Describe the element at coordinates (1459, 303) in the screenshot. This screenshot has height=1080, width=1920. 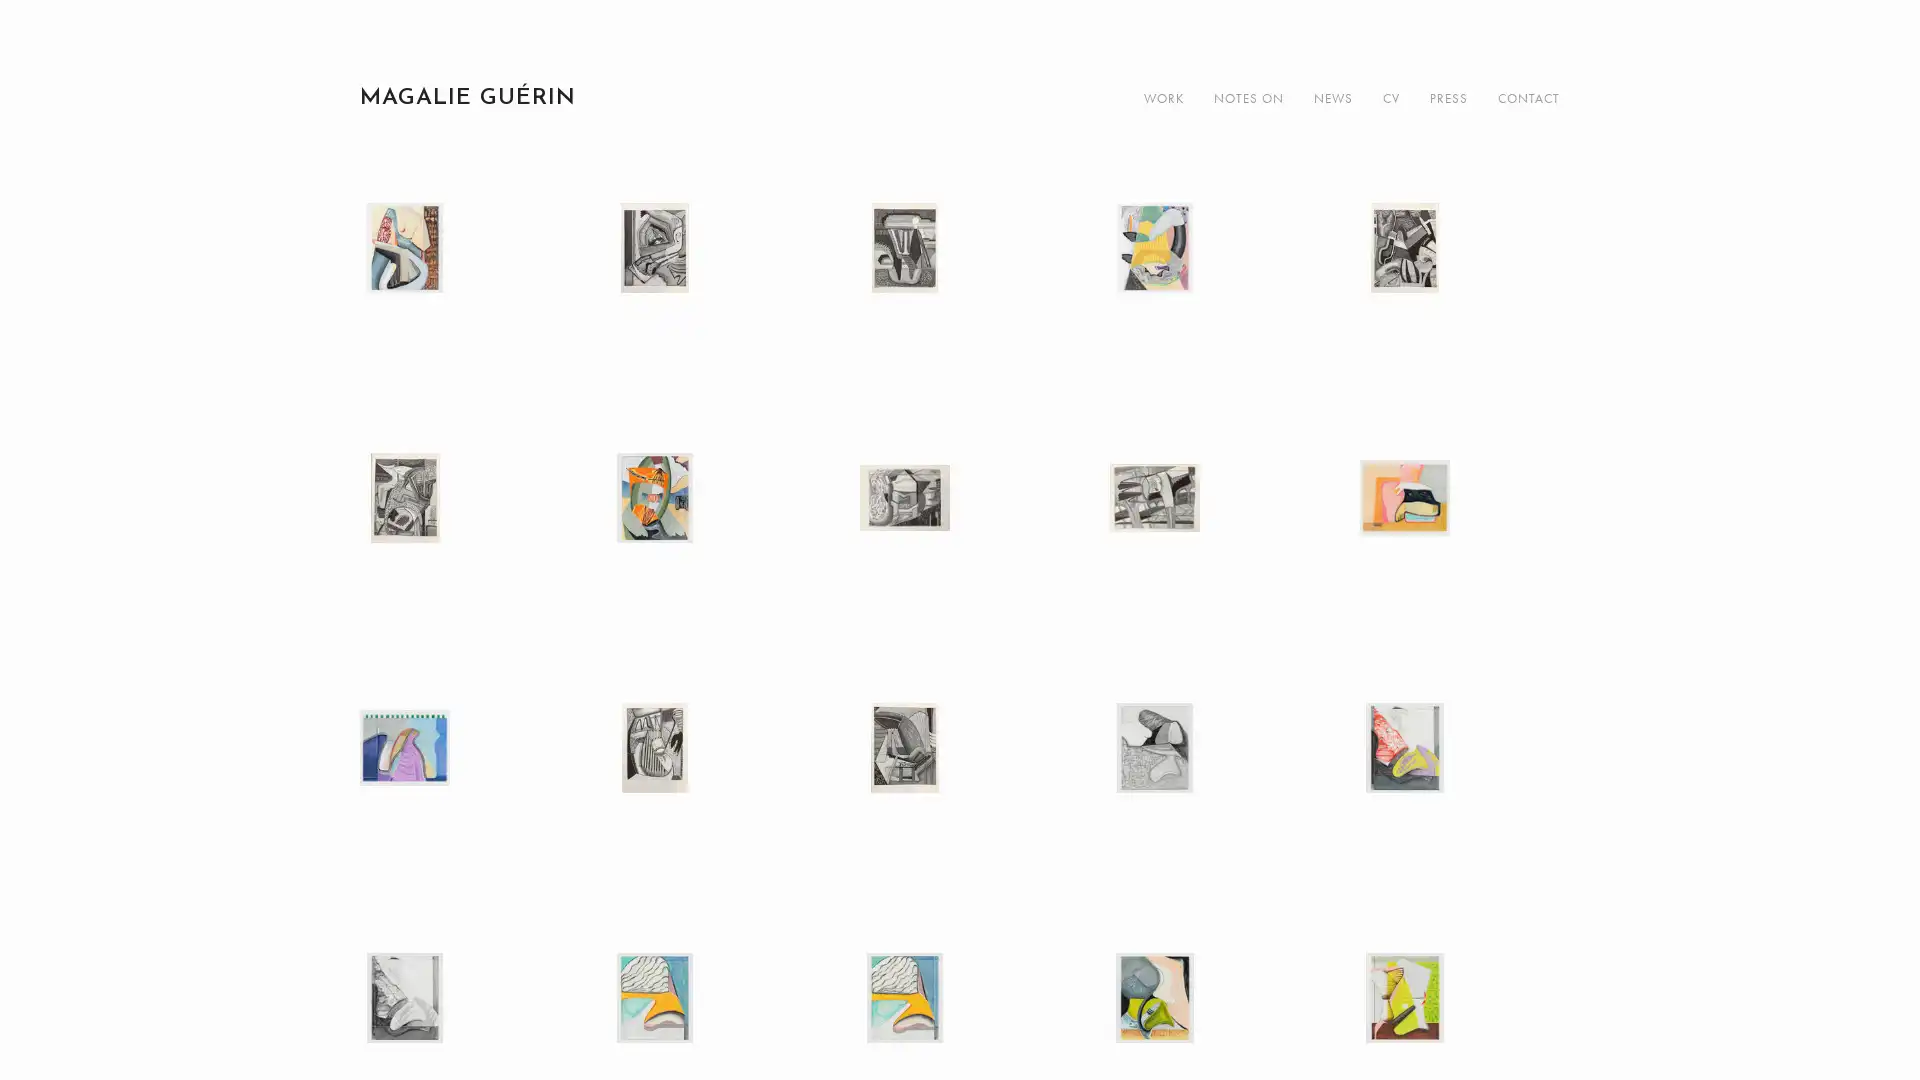
I see `View fullsize Small Copy Drawing 114, 2020` at that location.